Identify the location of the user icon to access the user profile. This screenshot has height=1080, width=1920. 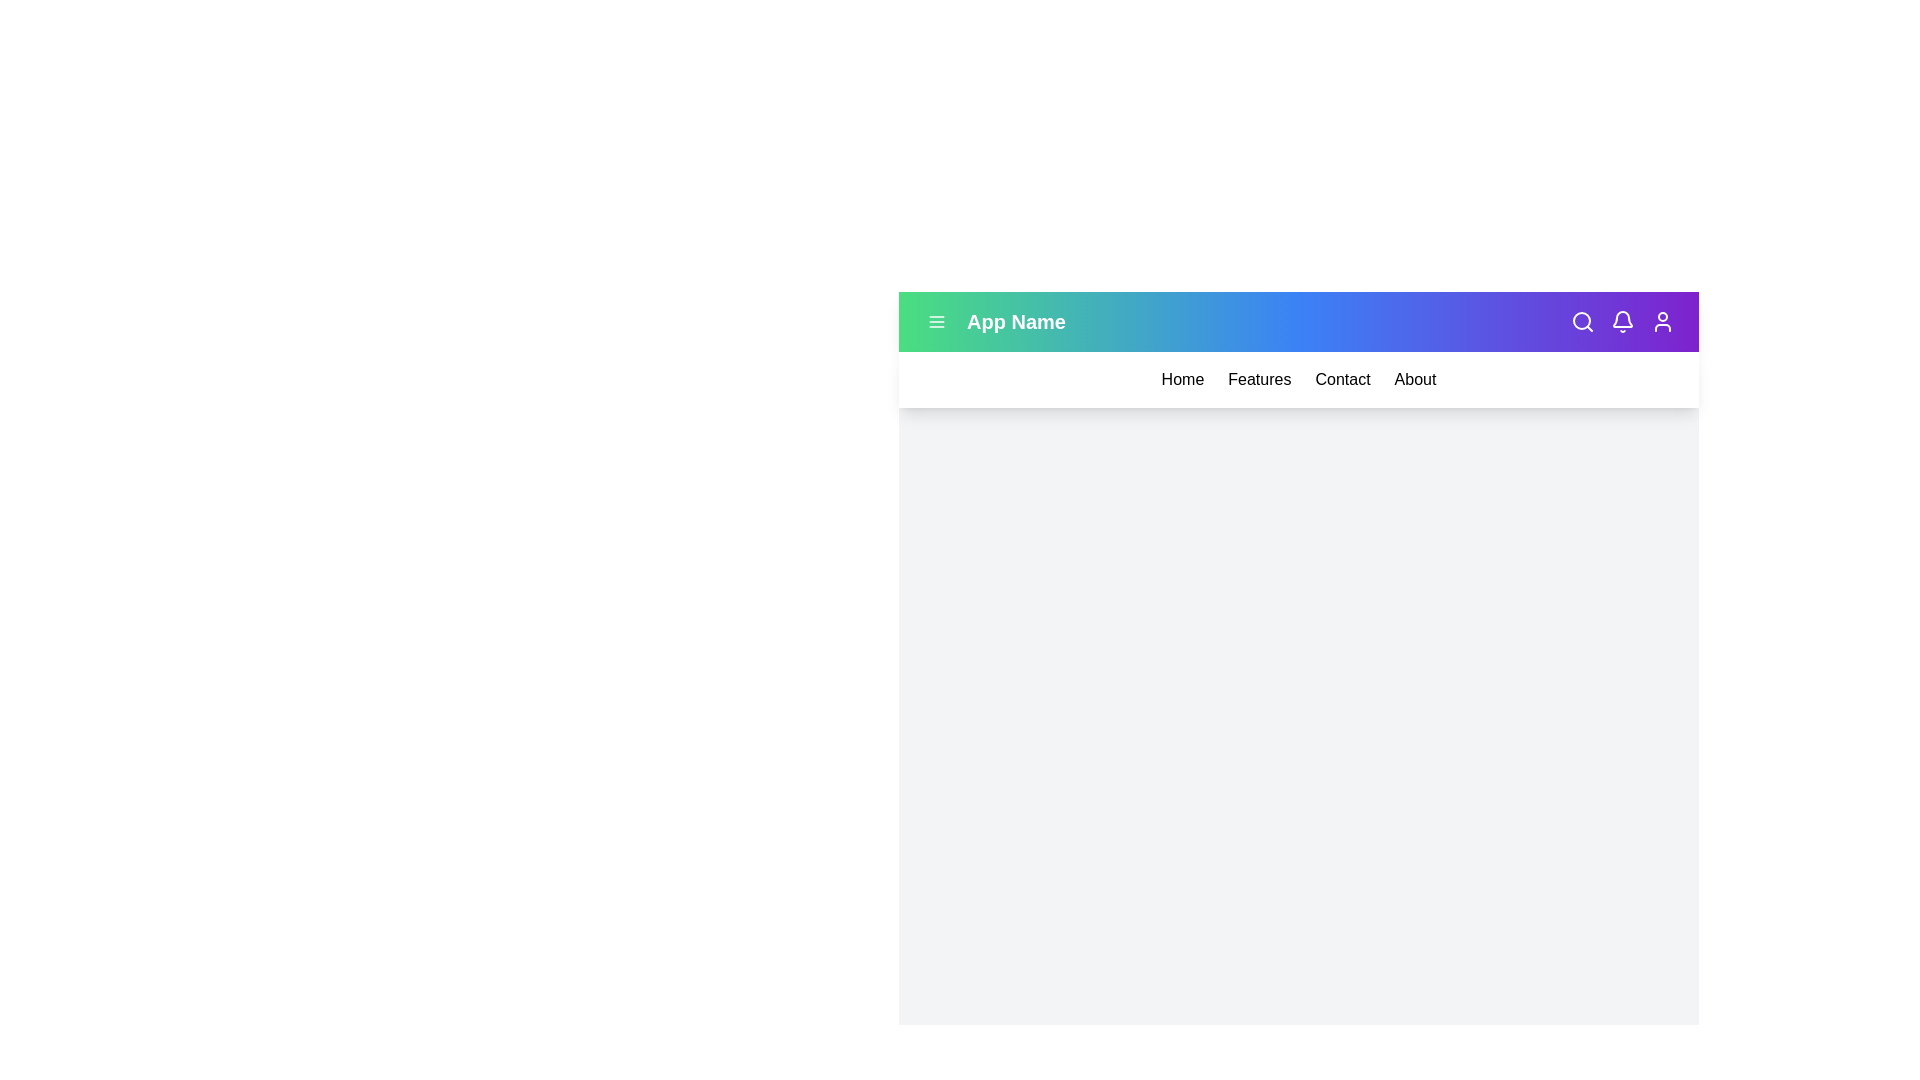
(1662, 320).